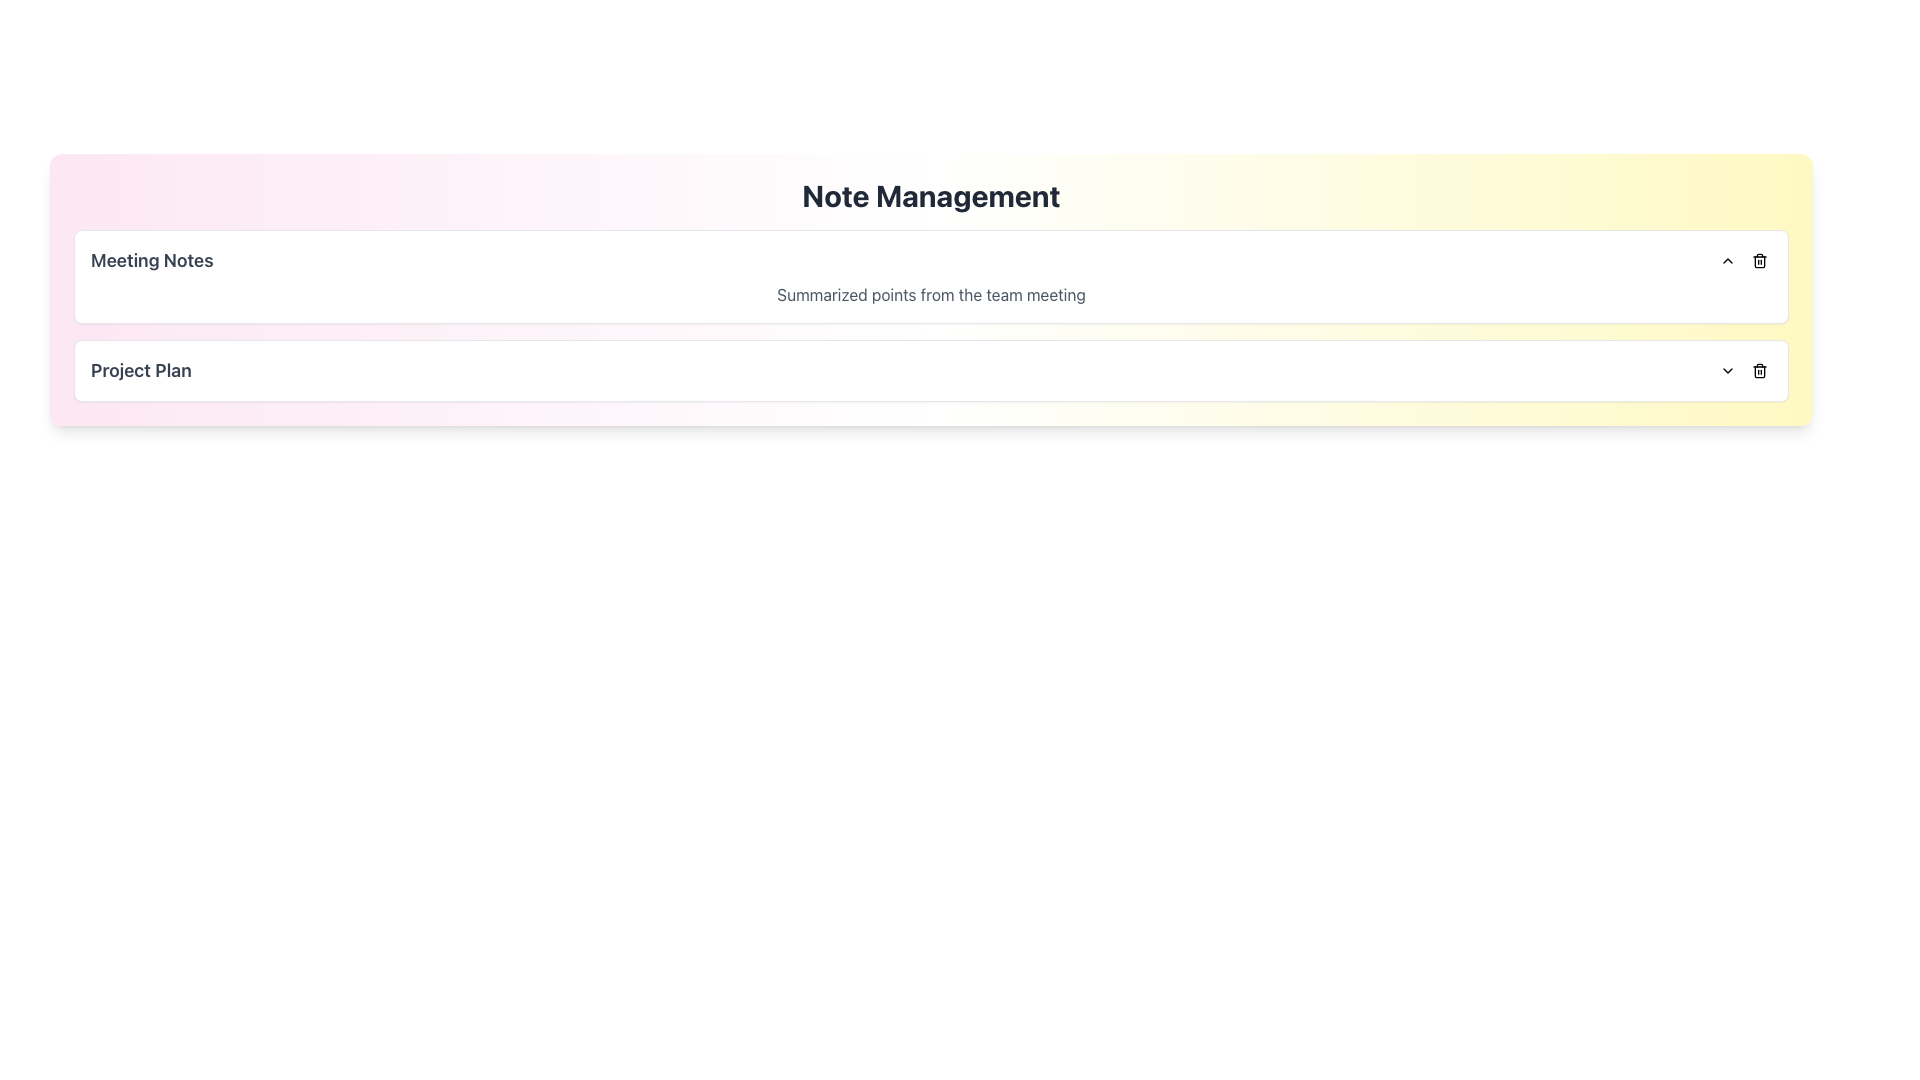  What do you see at coordinates (1727, 370) in the screenshot?
I see `the downward pointing chevron button` at bounding box center [1727, 370].